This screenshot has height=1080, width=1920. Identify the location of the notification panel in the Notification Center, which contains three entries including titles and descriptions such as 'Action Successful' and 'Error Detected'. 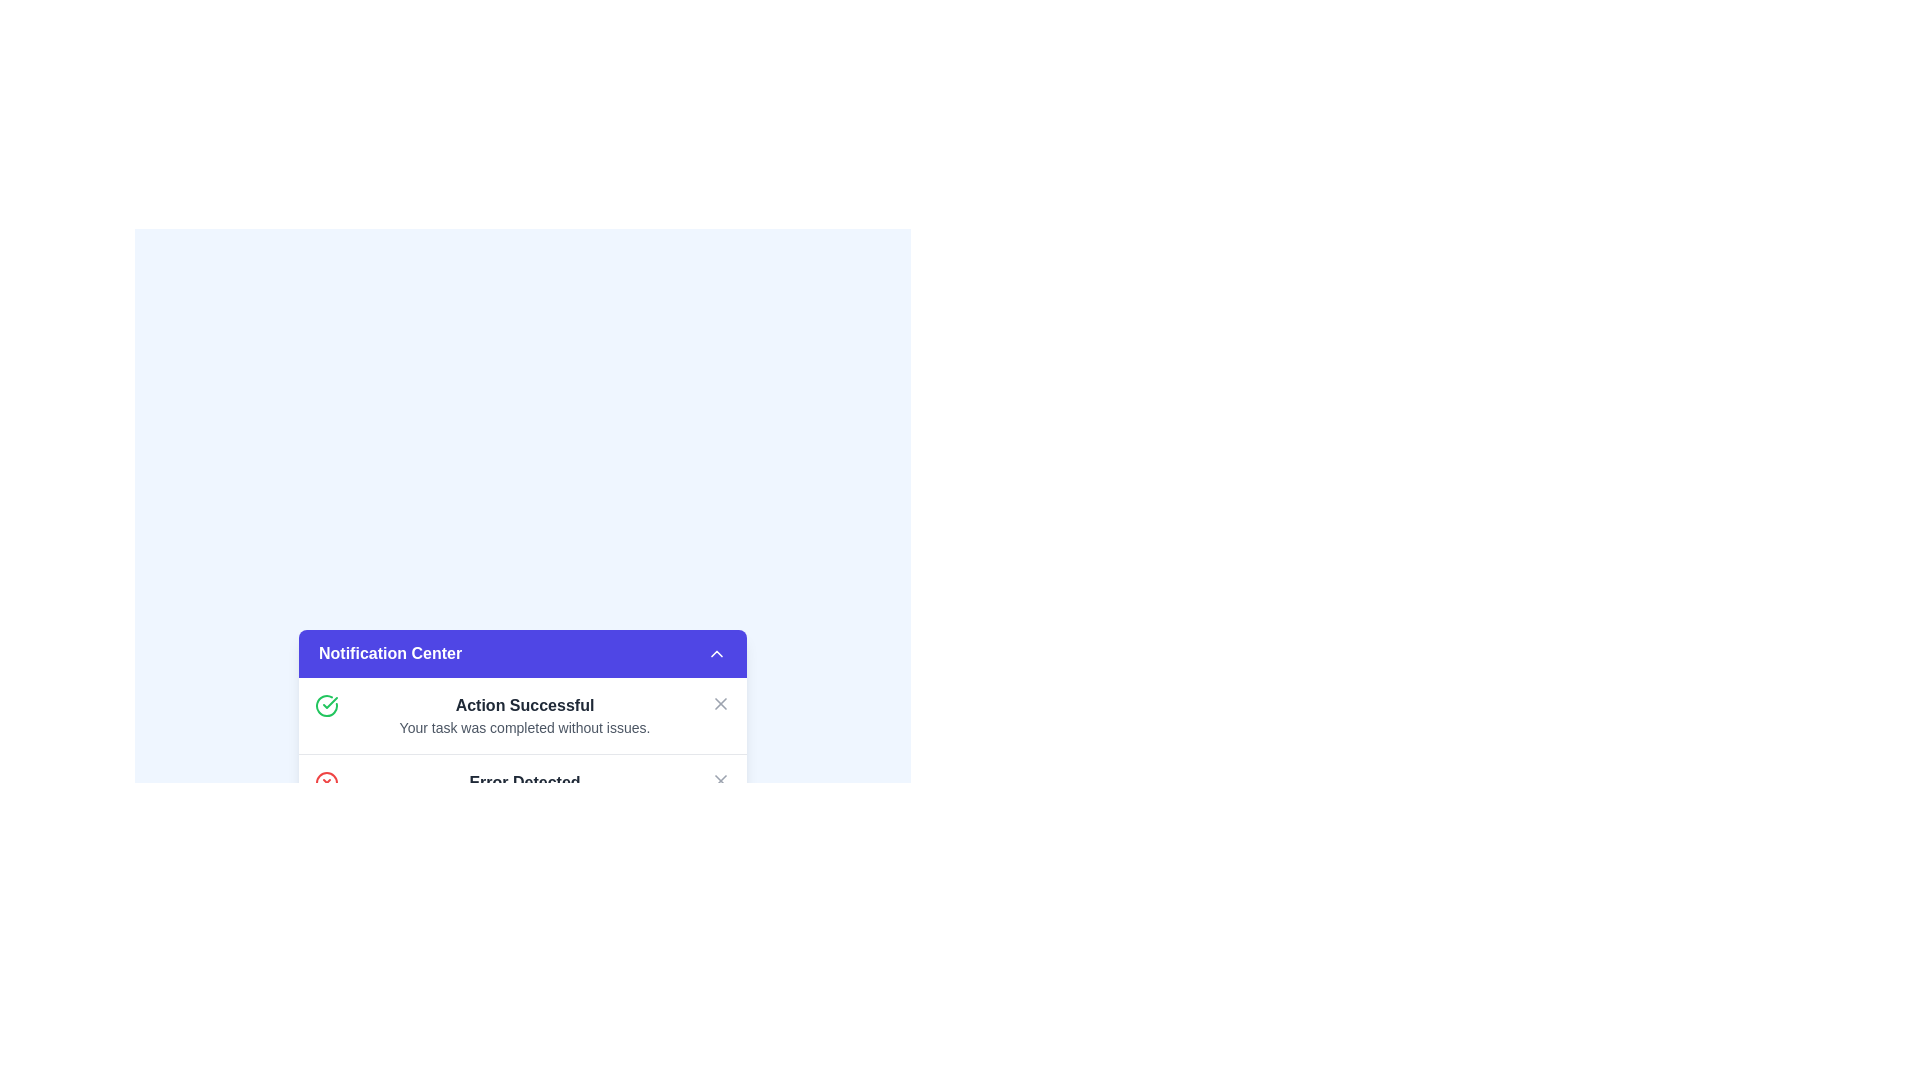
(523, 792).